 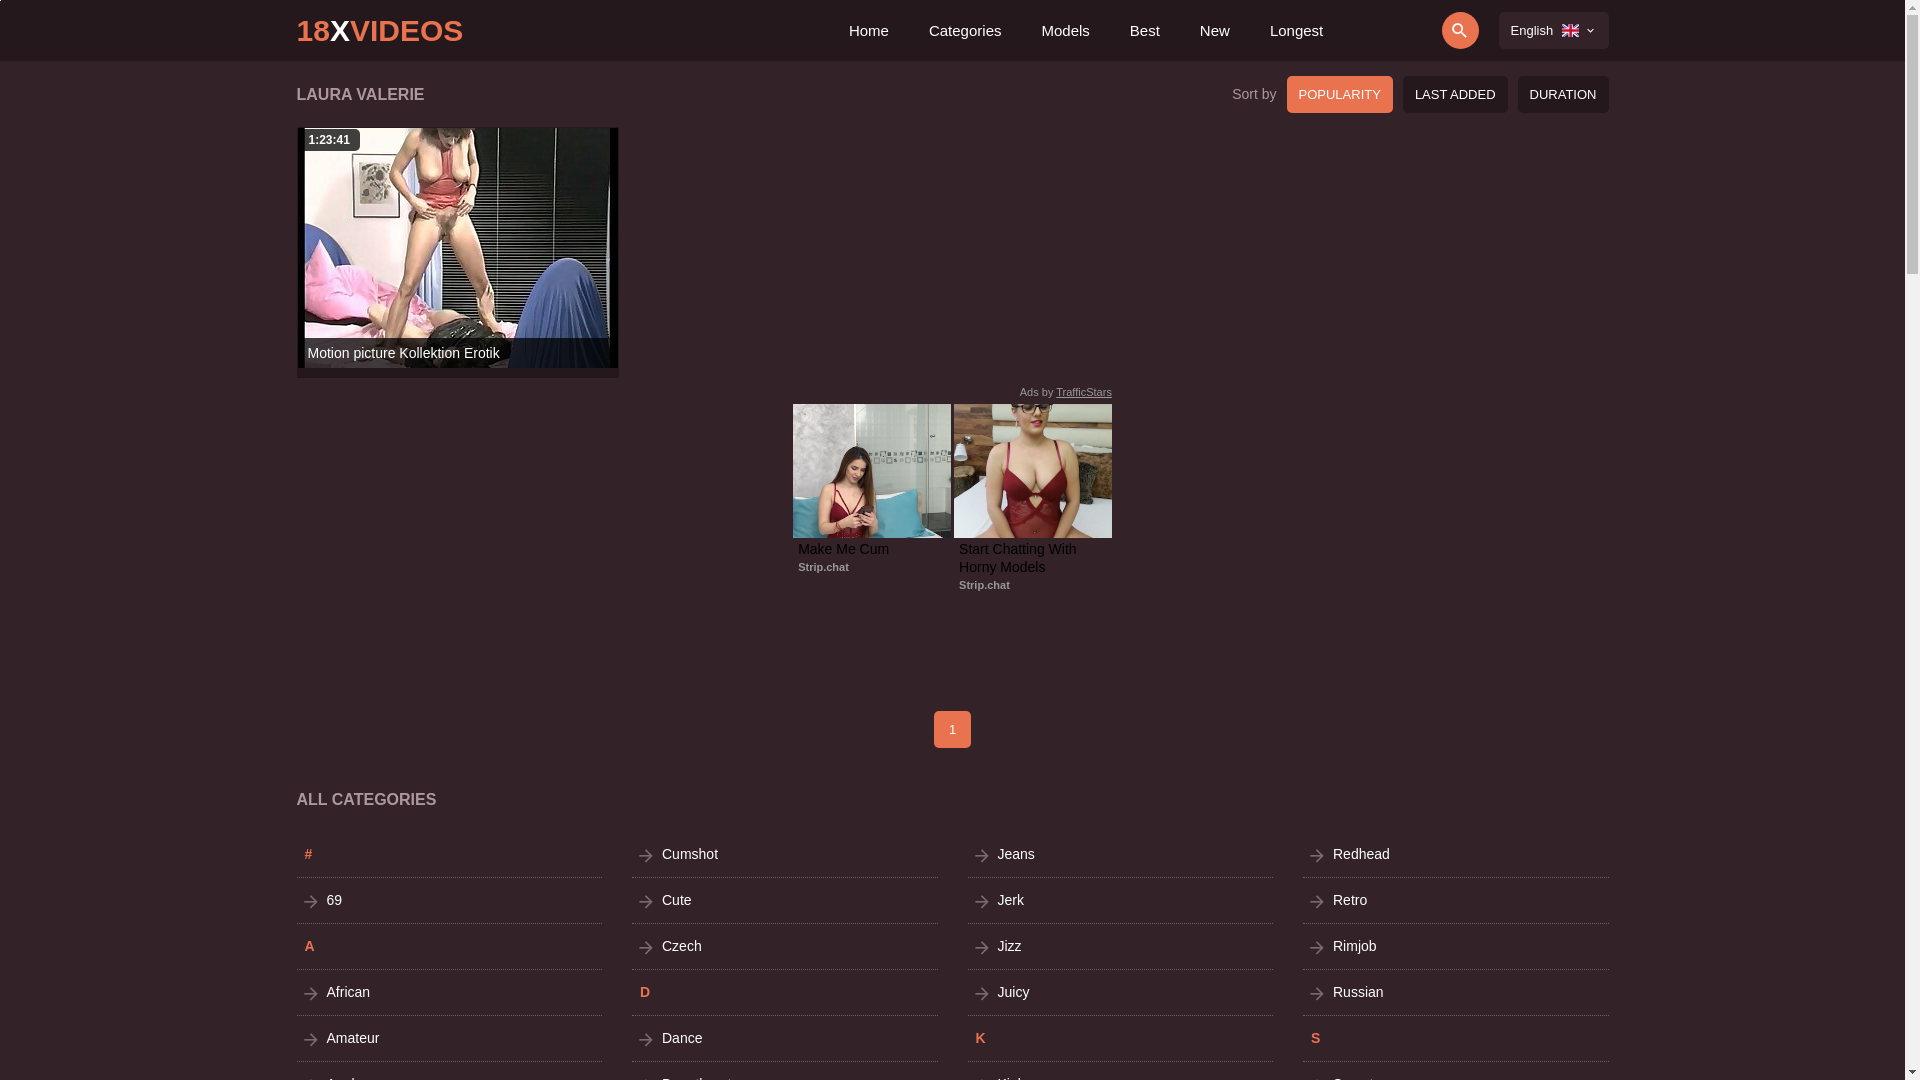 What do you see at coordinates (784, 854) in the screenshot?
I see `'Cumshot'` at bounding box center [784, 854].